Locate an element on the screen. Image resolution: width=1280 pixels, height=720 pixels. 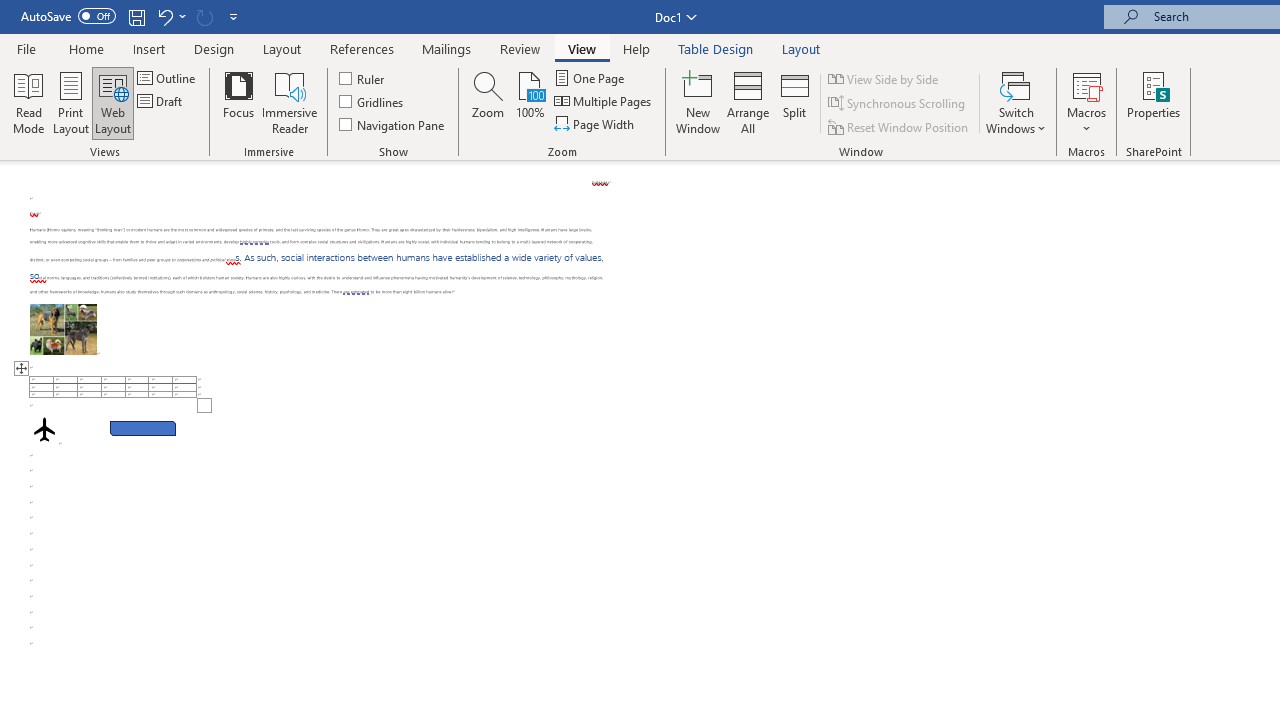
'Macros' is located at coordinates (1085, 103).